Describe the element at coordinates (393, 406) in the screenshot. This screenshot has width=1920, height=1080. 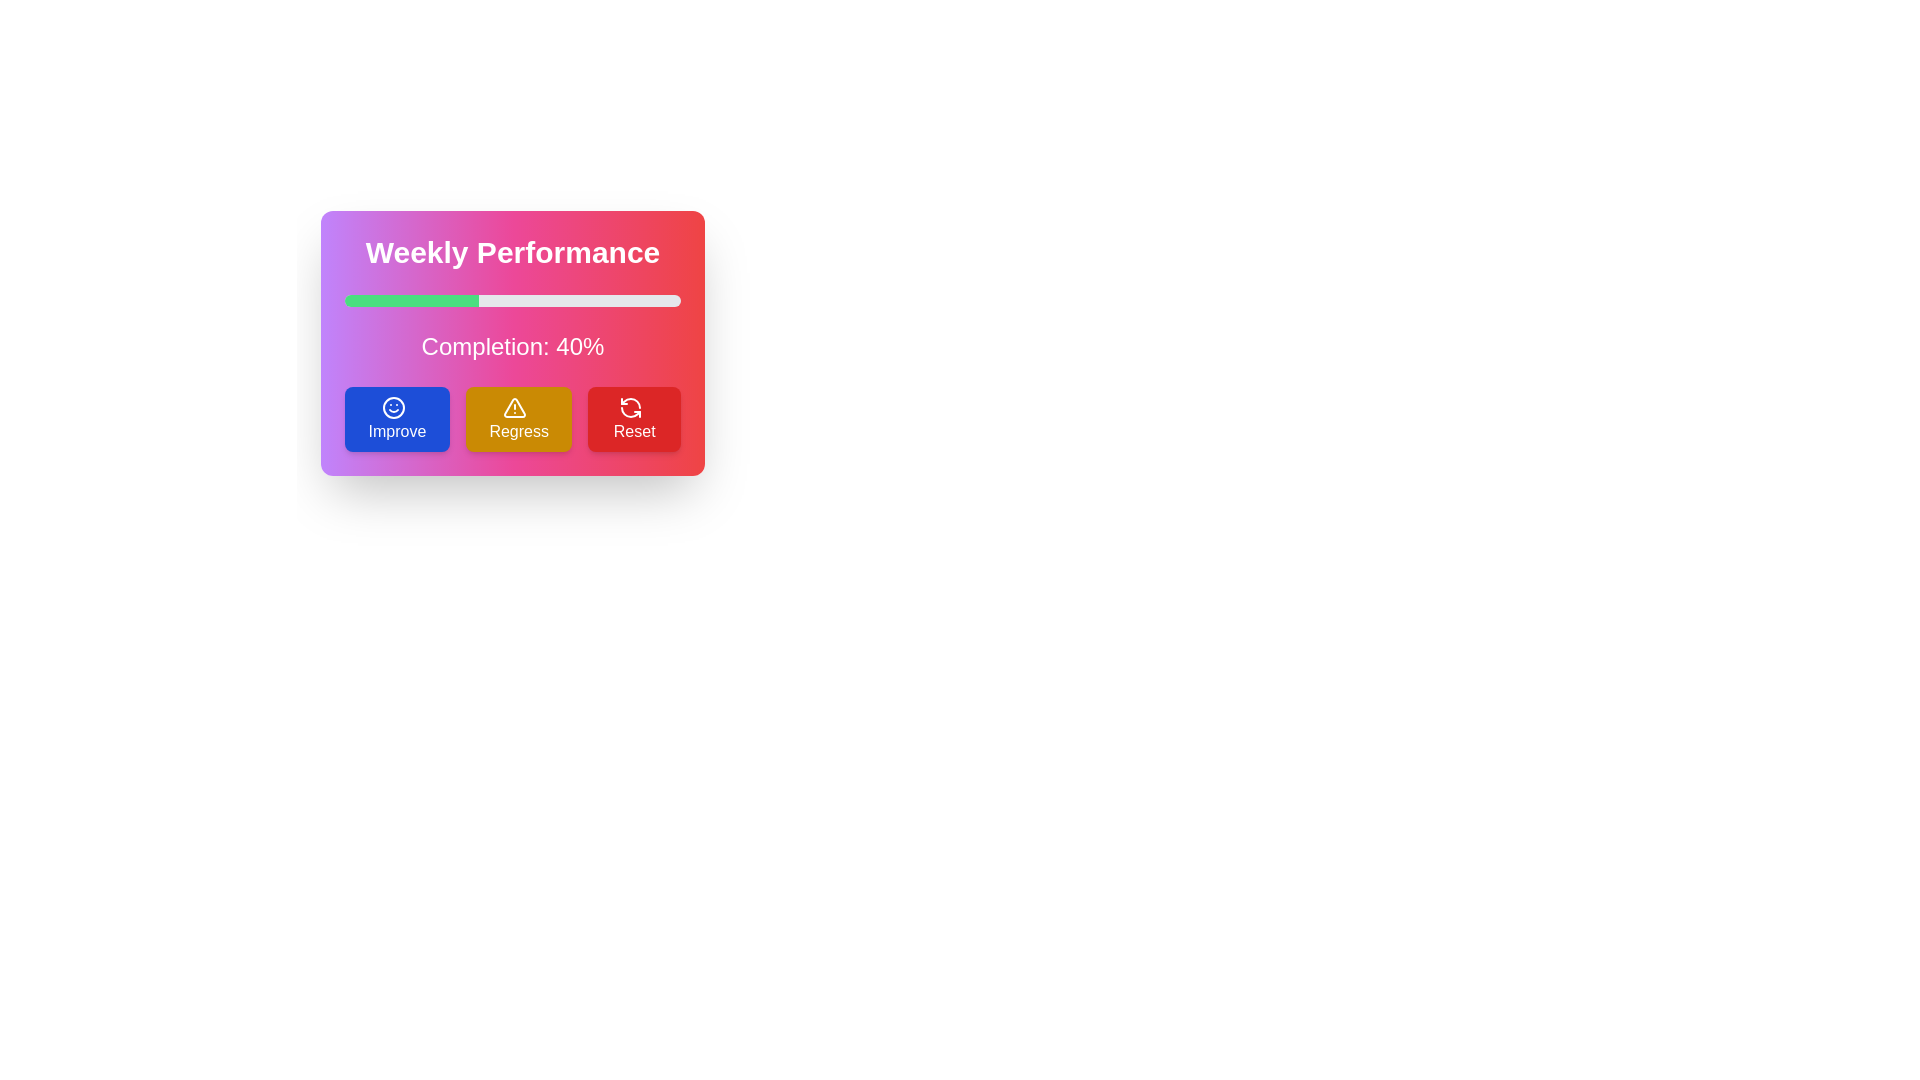
I see `the circular smiley face icon located on the left side of the 'Improve' button, which is beneath the 'Completion: 40%' text` at that location.